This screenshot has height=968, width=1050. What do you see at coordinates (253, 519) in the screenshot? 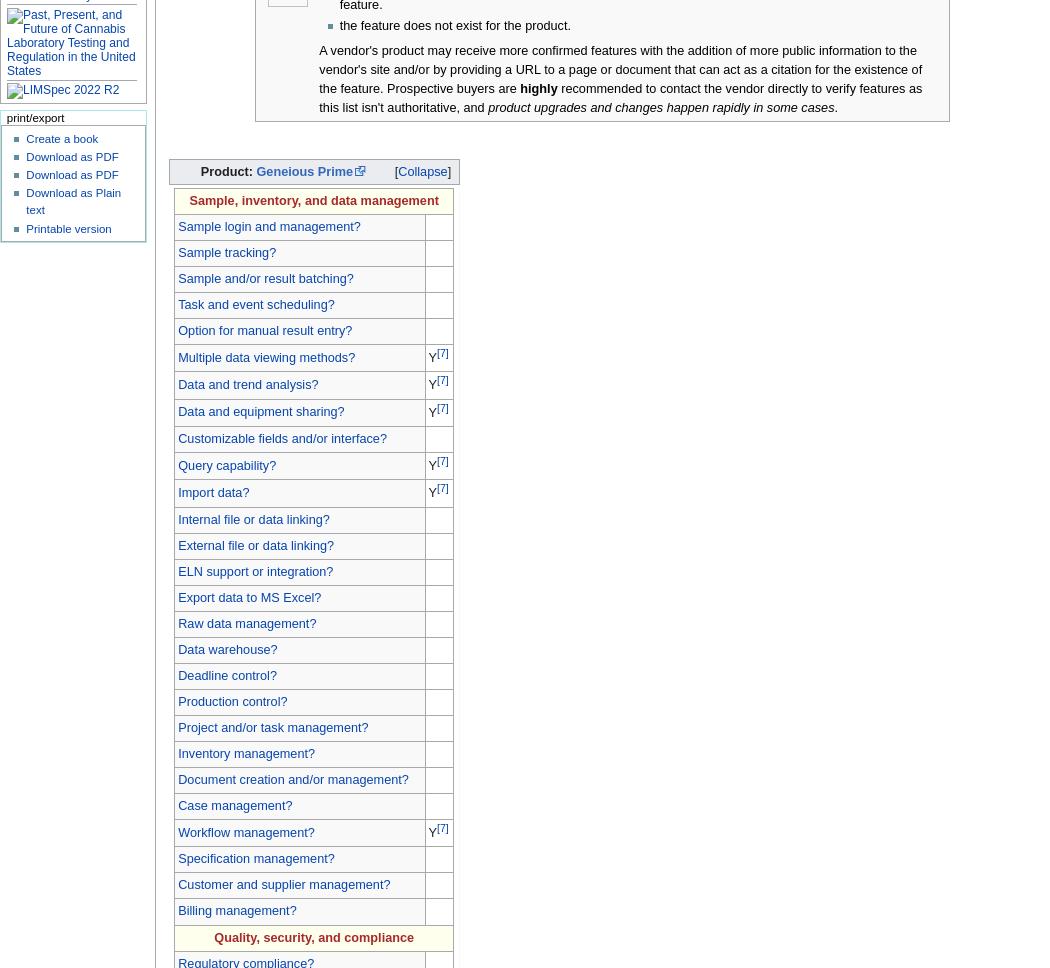
I see `'Internal file or data linking?'` at bounding box center [253, 519].